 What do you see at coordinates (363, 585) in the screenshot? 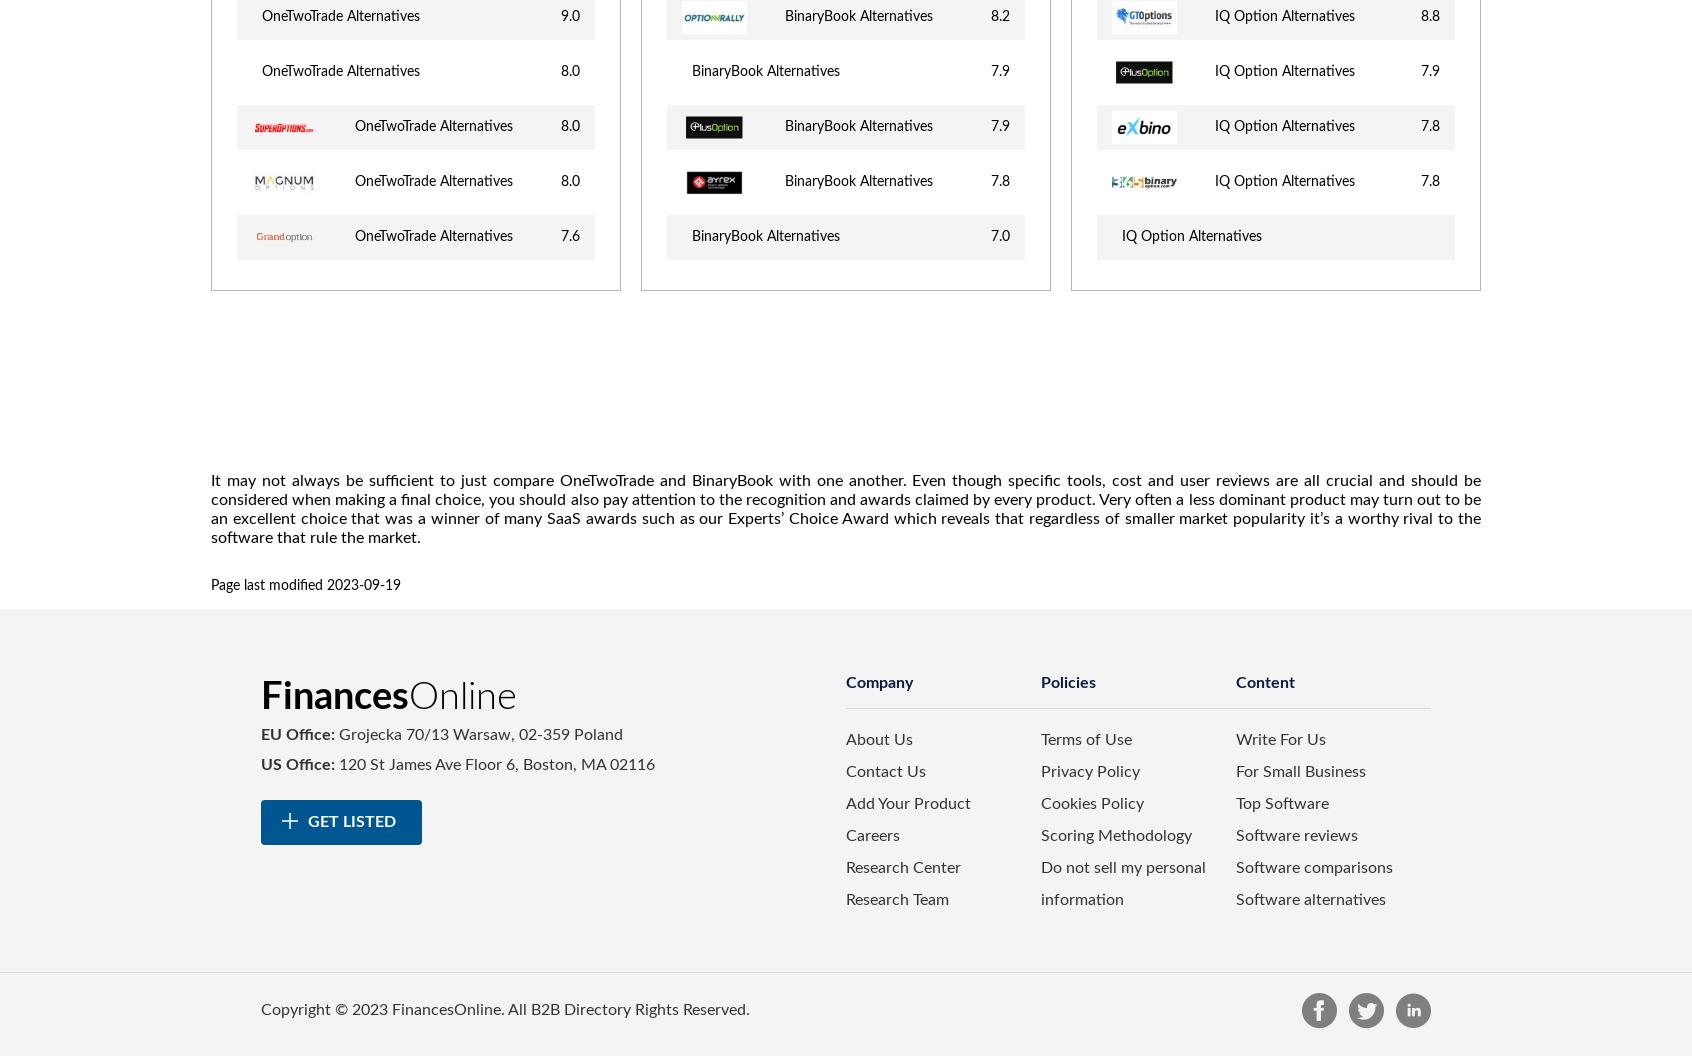
I see `'2023-09-19'` at bounding box center [363, 585].